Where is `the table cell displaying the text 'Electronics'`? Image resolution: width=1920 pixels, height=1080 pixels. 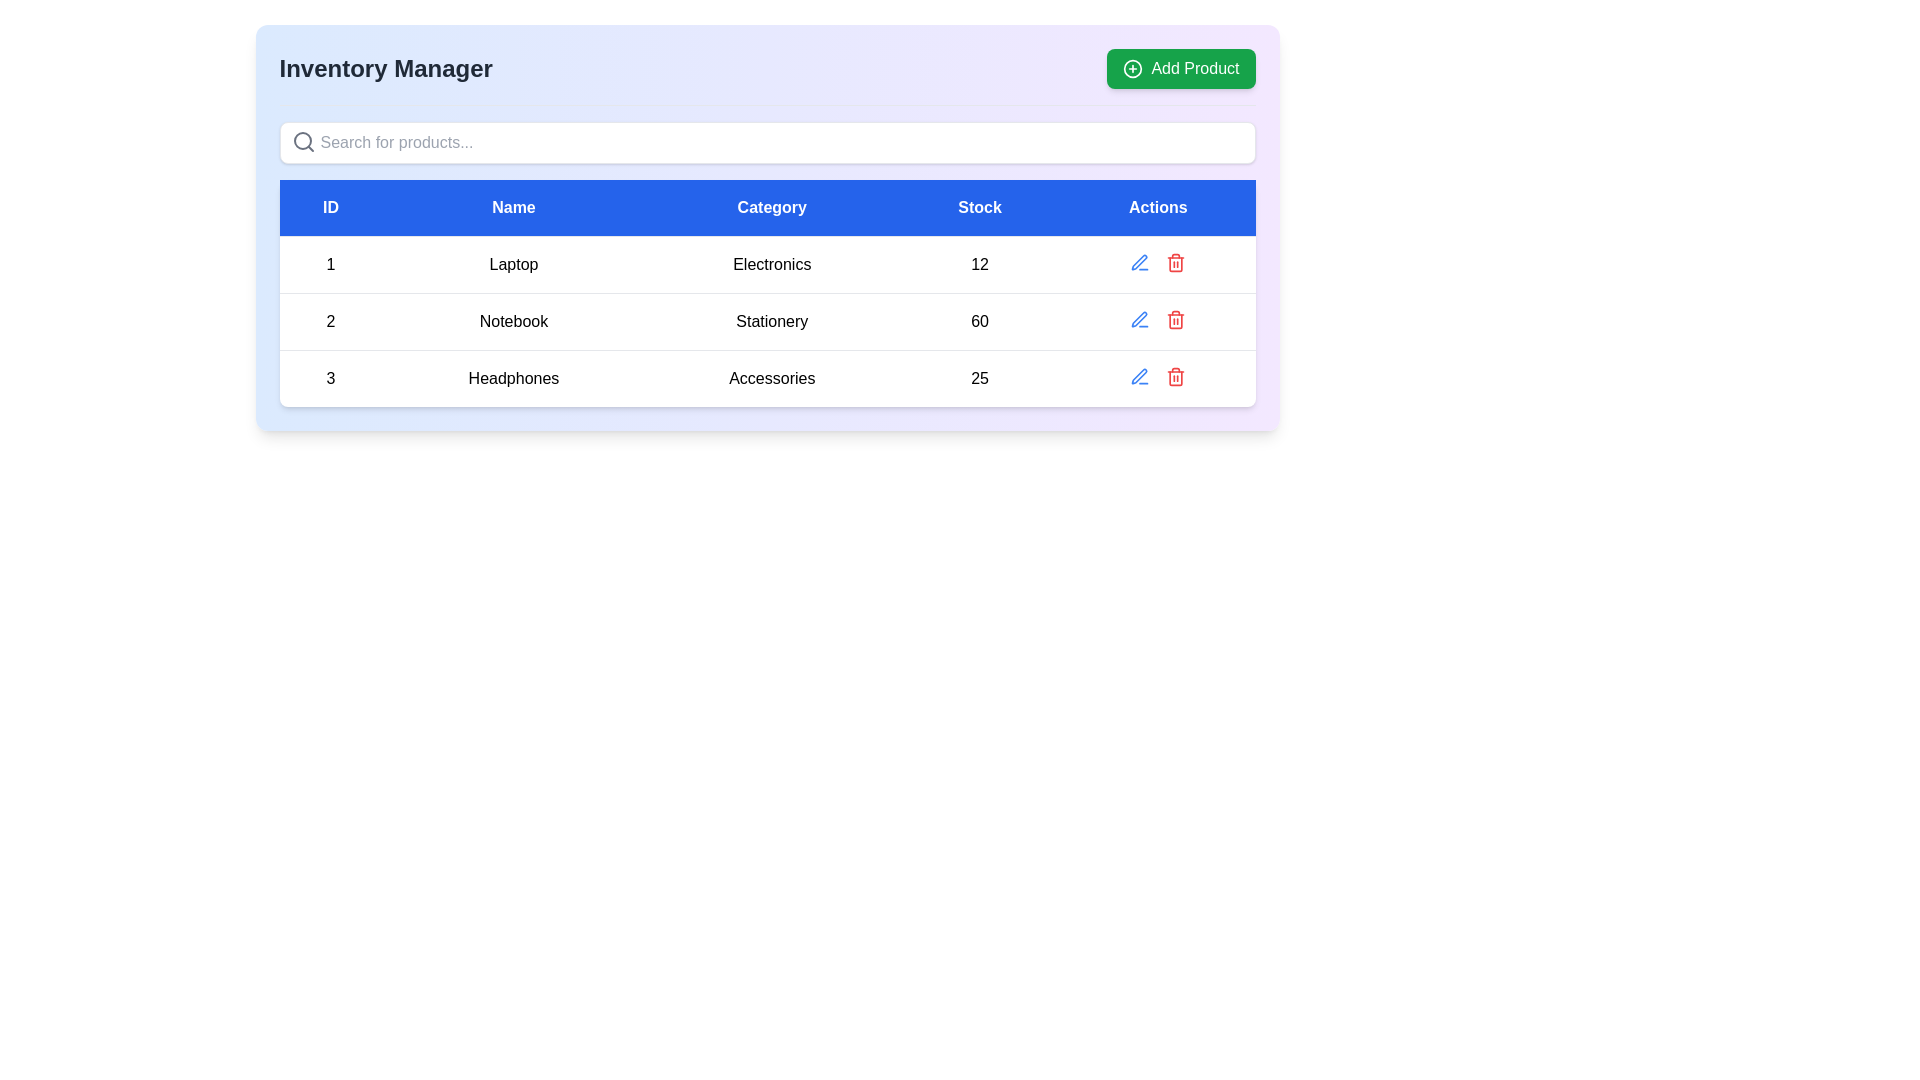
the table cell displaying the text 'Electronics' is located at coordinates (766, 264).